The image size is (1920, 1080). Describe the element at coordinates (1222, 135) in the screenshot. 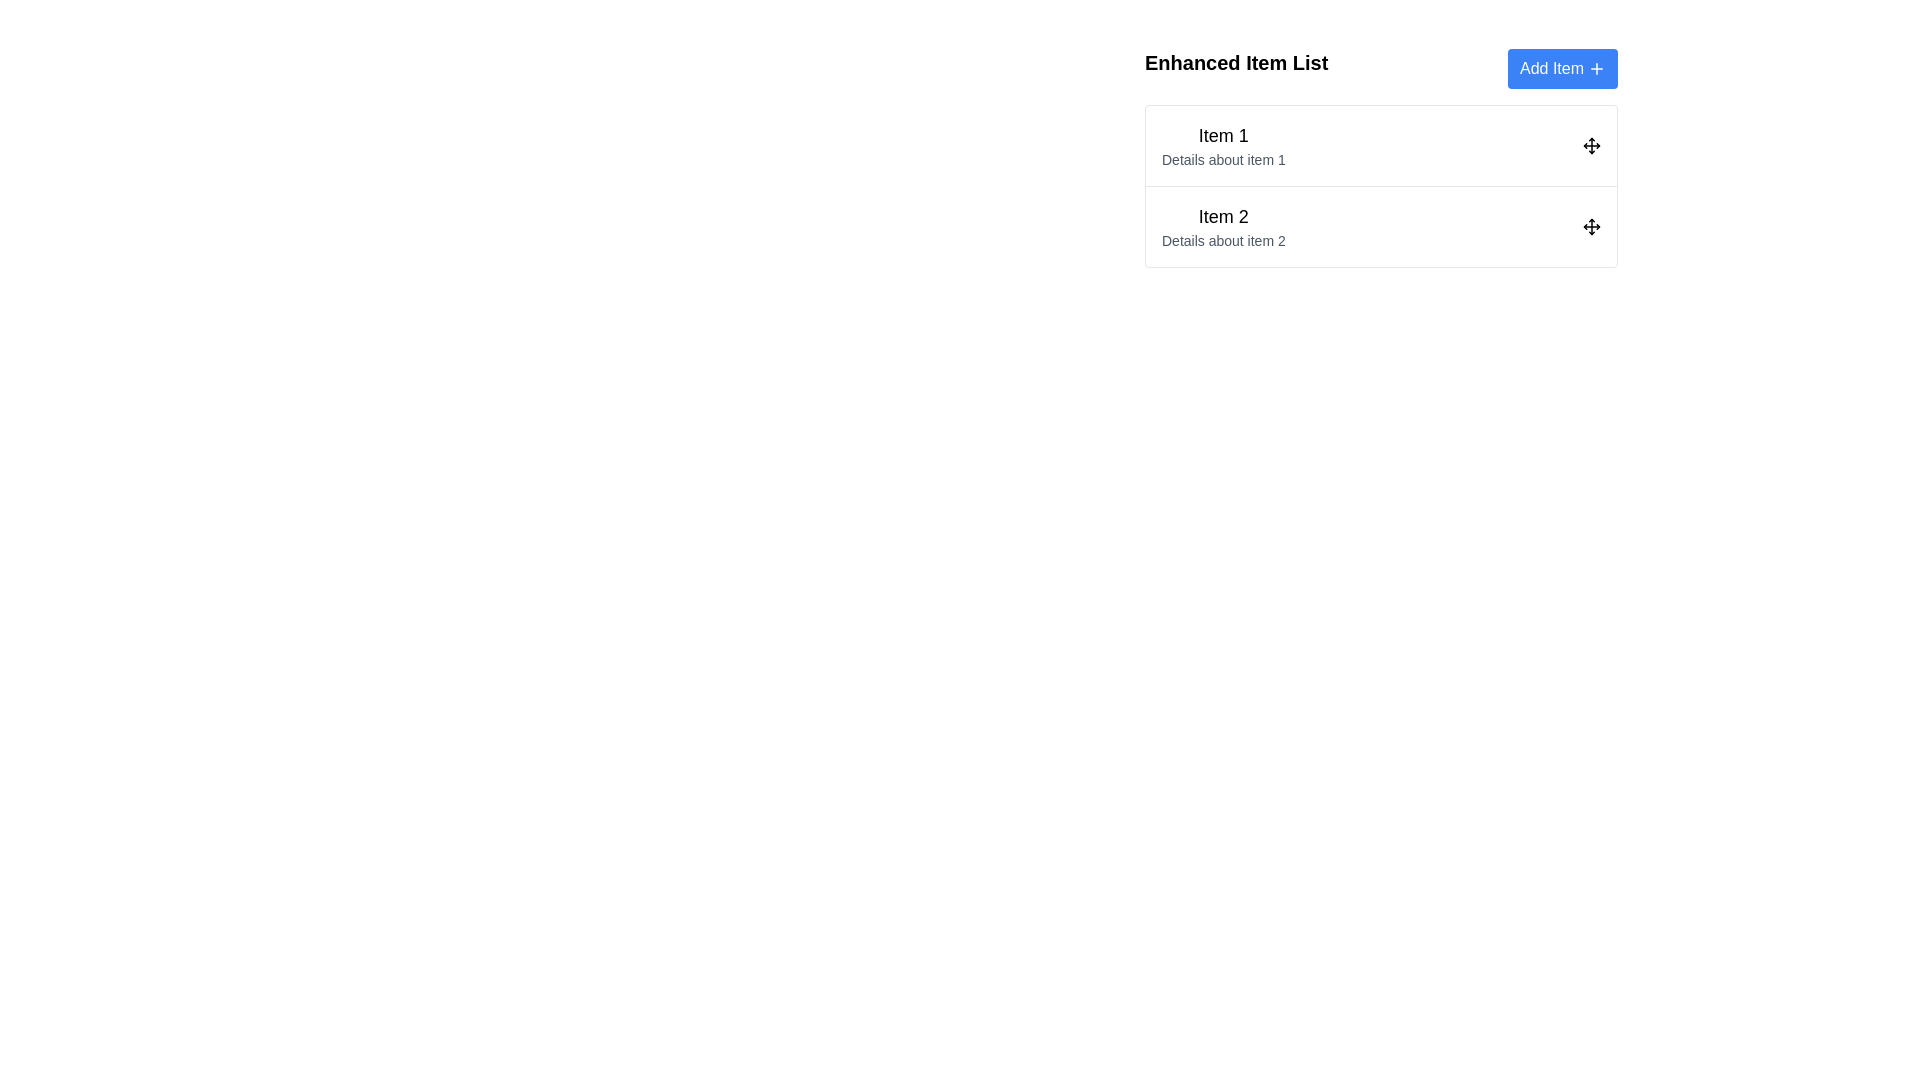

I see `the Text Label that serves as the title for the first item in the Enhanced Item List` at that location.